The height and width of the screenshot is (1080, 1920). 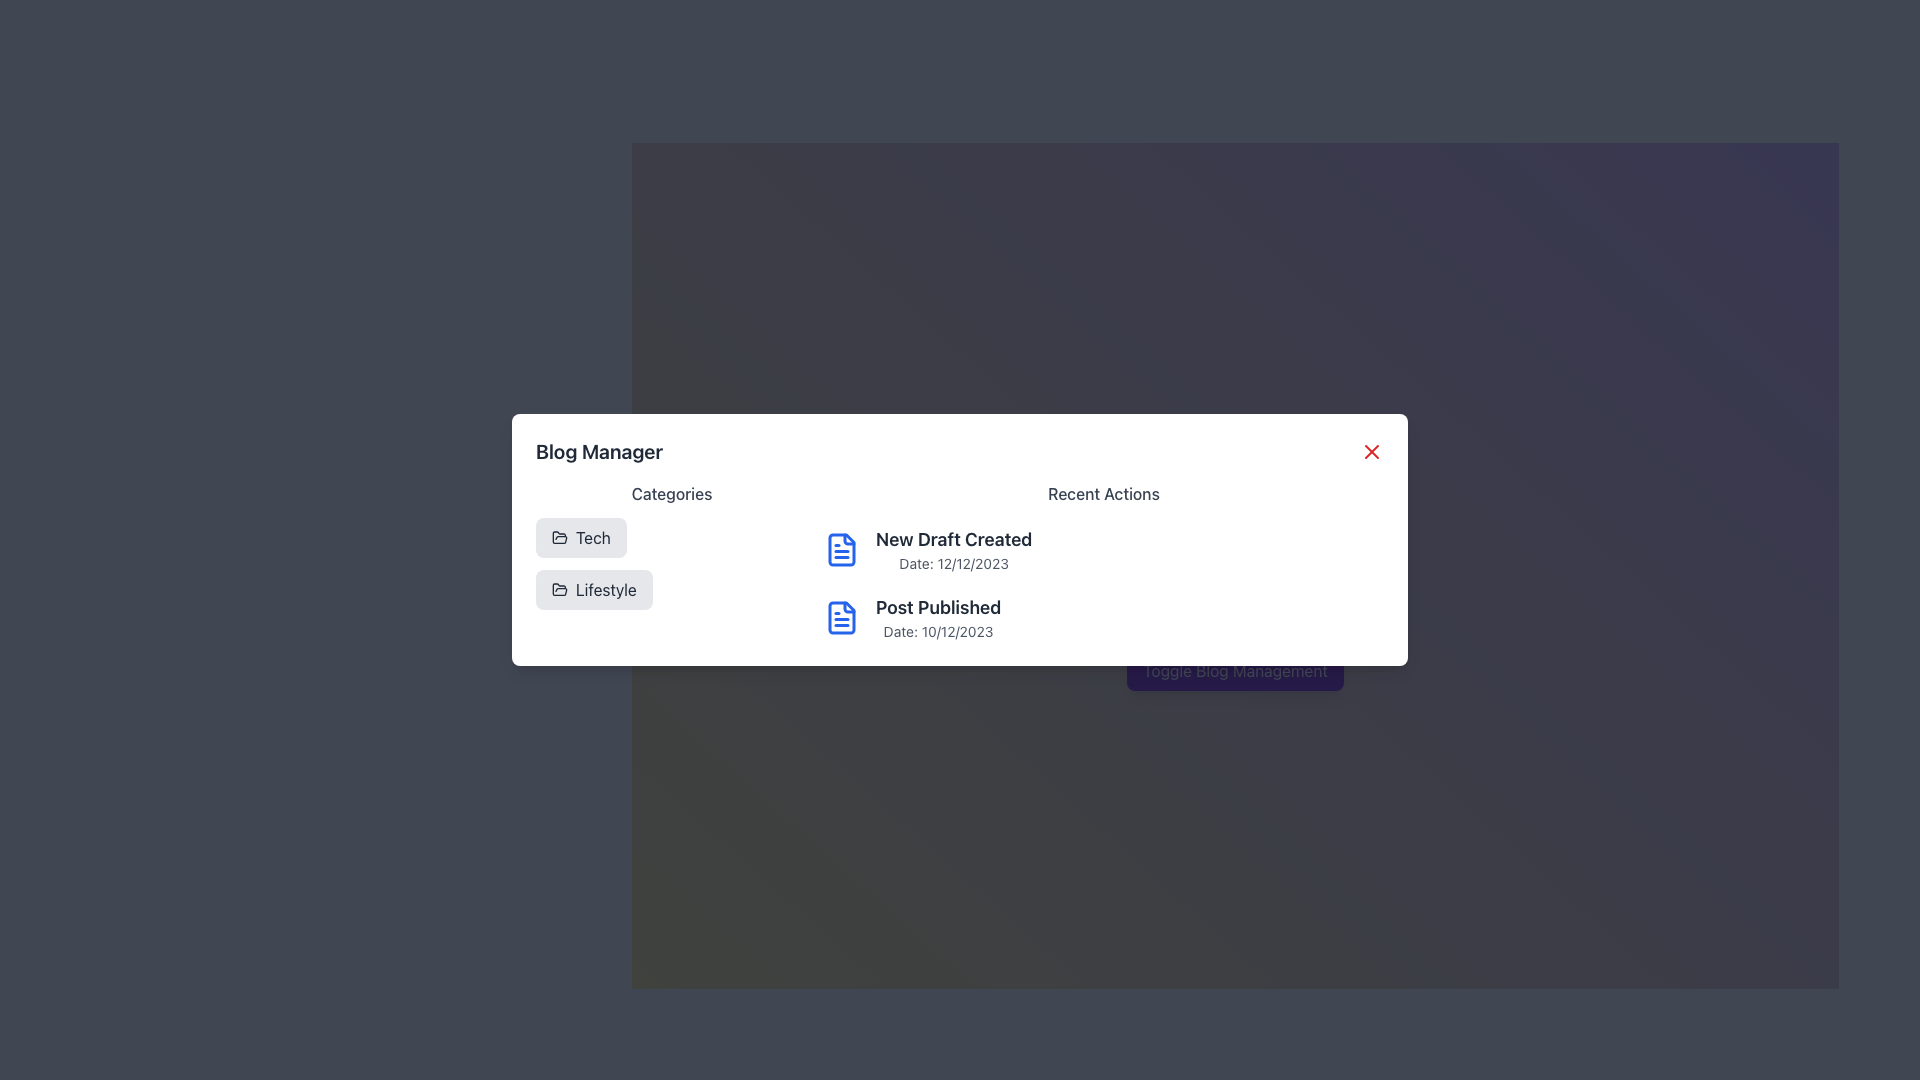 What do you see at coordinates (953, 563) in the screenshot?
I see `the text label displaying the creation date of the draft, located below the title 'New Draft Created' in the 'Recent Actions' section` at bounding box center [953, 563].